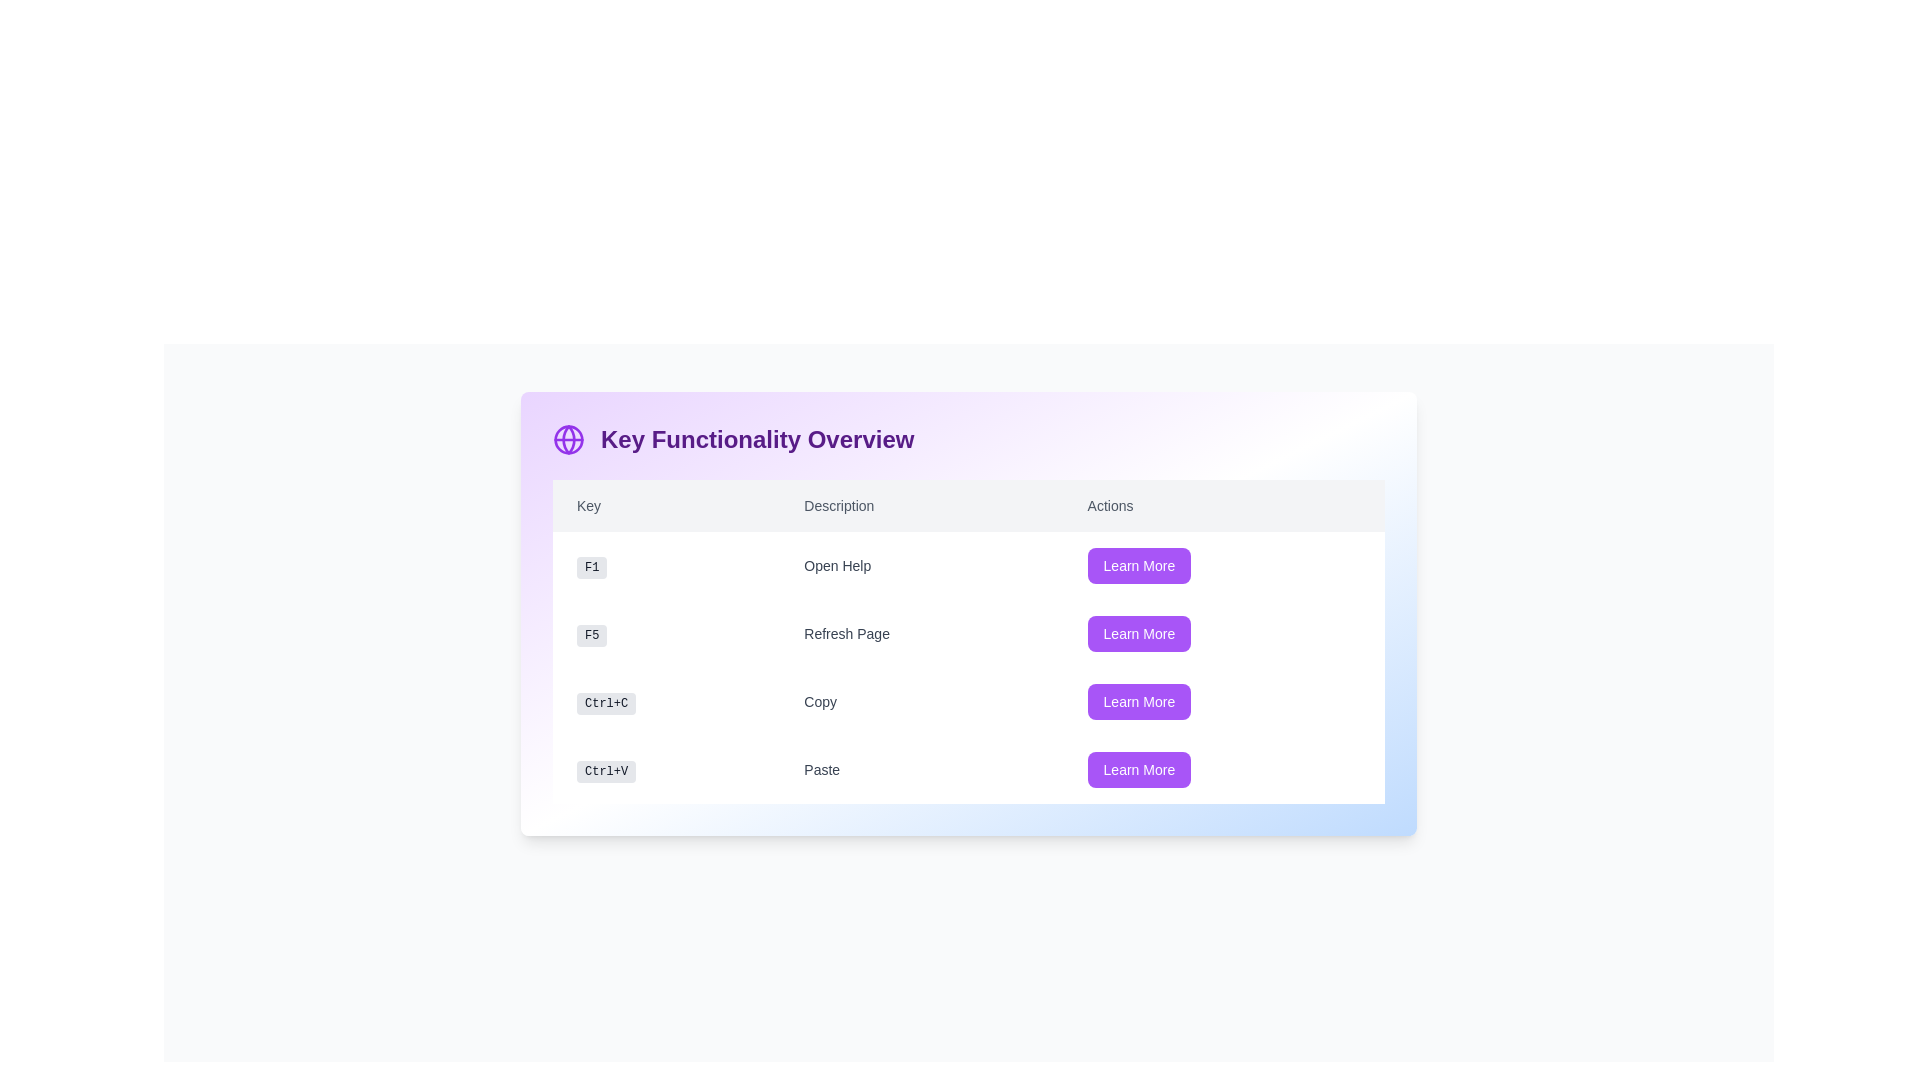 Image resolution: width=1920 pixels, height=1080 pixels. Describe the element at coordinates (1139, 701) in the screenshot. I see `the purple button labeled 'Learn More' located in the 'Actions' column of the table, which is the third button aligned horizontally with the 'Copy' row` at that location.